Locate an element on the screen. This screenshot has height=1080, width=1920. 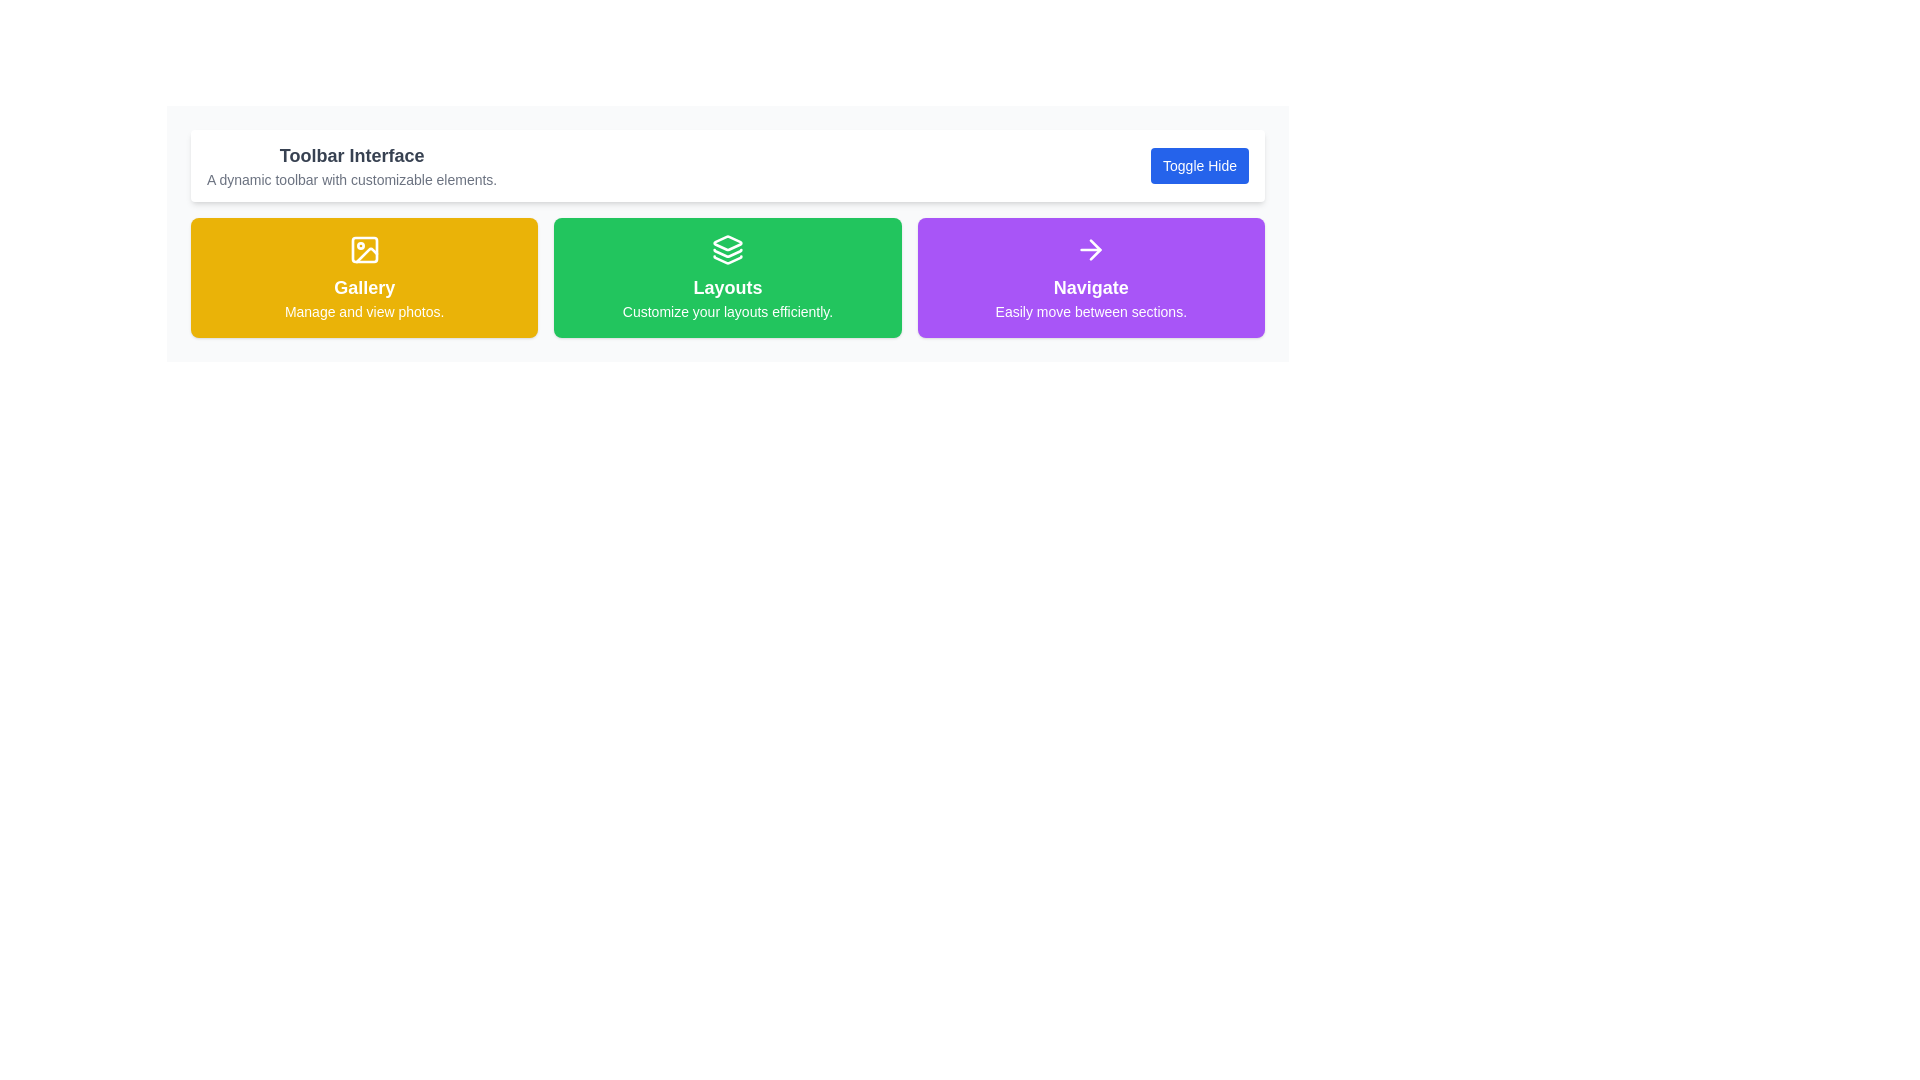
the toggle button located on the right side of the toolbar at the top of the interface is located at coordinates (1200, 164).